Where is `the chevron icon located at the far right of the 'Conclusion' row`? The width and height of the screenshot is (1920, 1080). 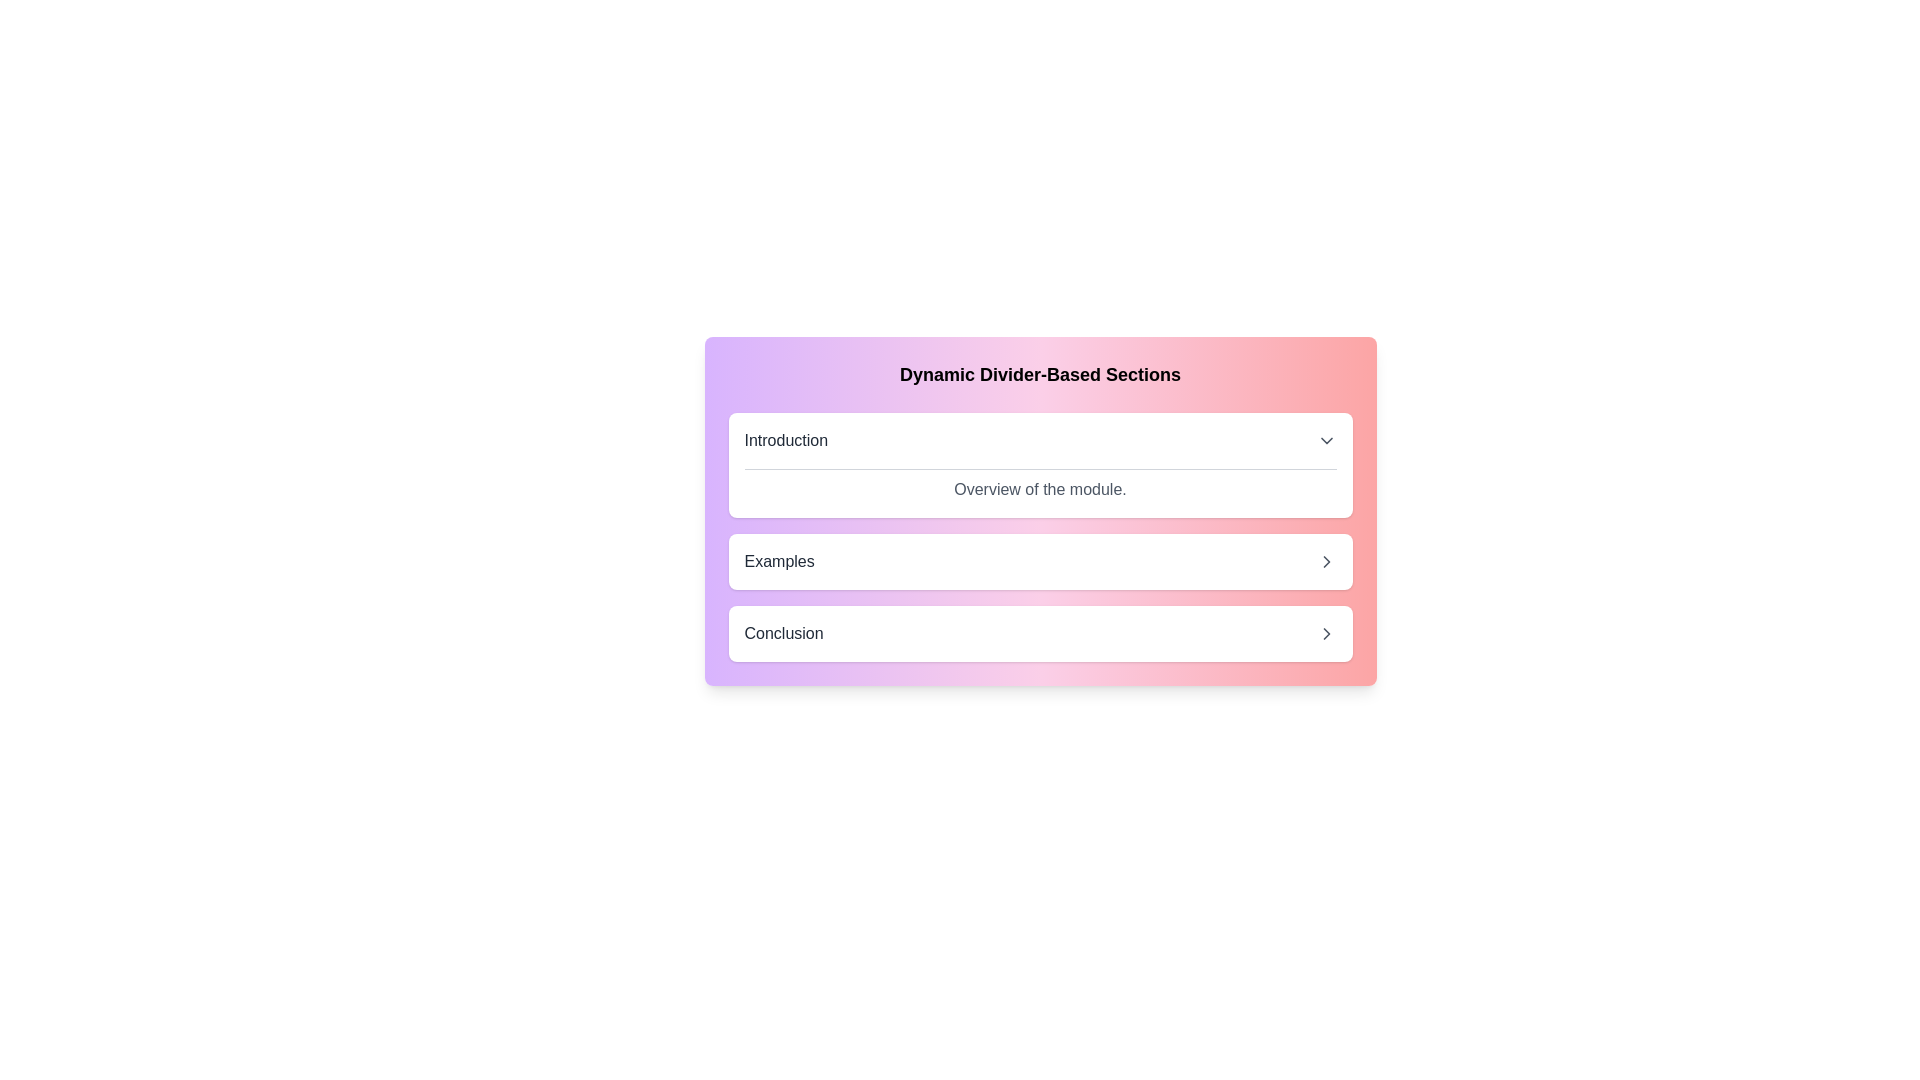
the chevron icon located at the far right of the 'Conclusion' row is located at coordinates (1326, 633).